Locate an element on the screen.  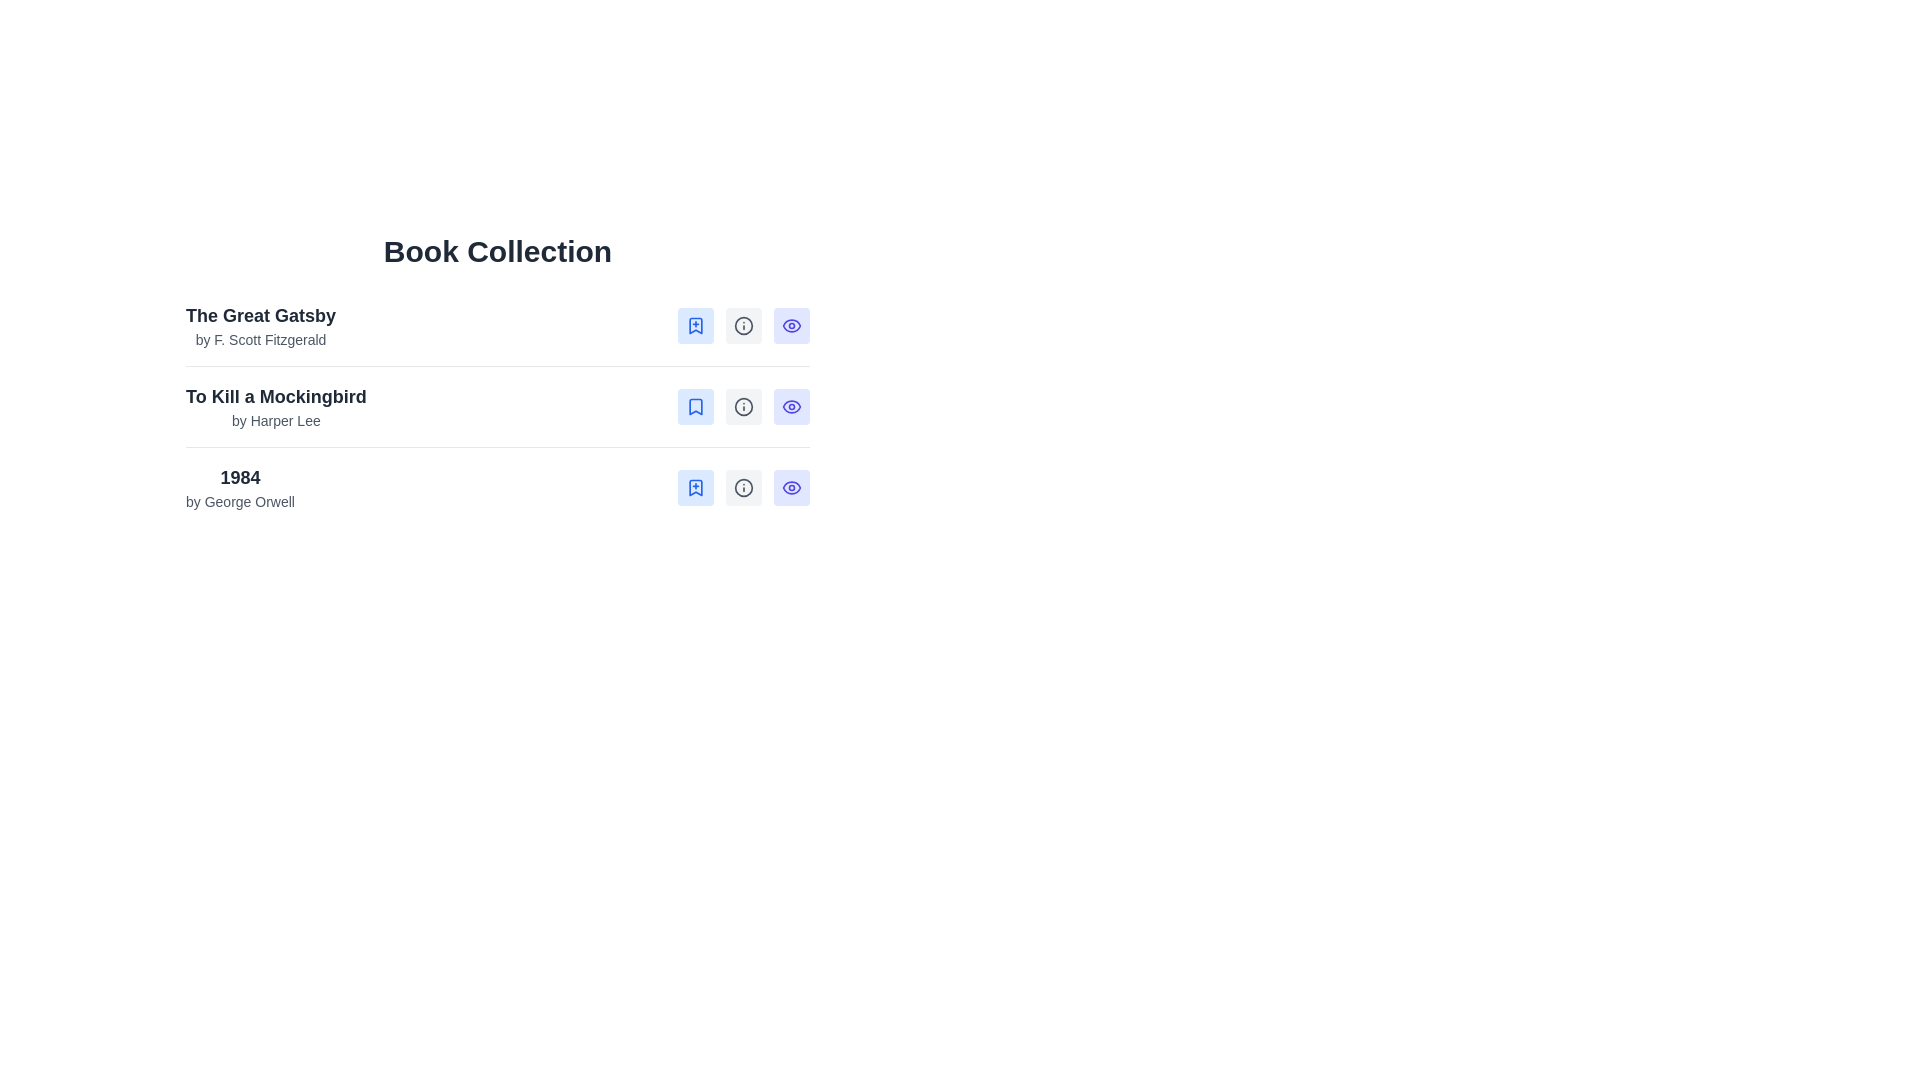
the circular icon button with a gray border and a centered exclamation mark to change its background color is located at coordinates (743, 325).